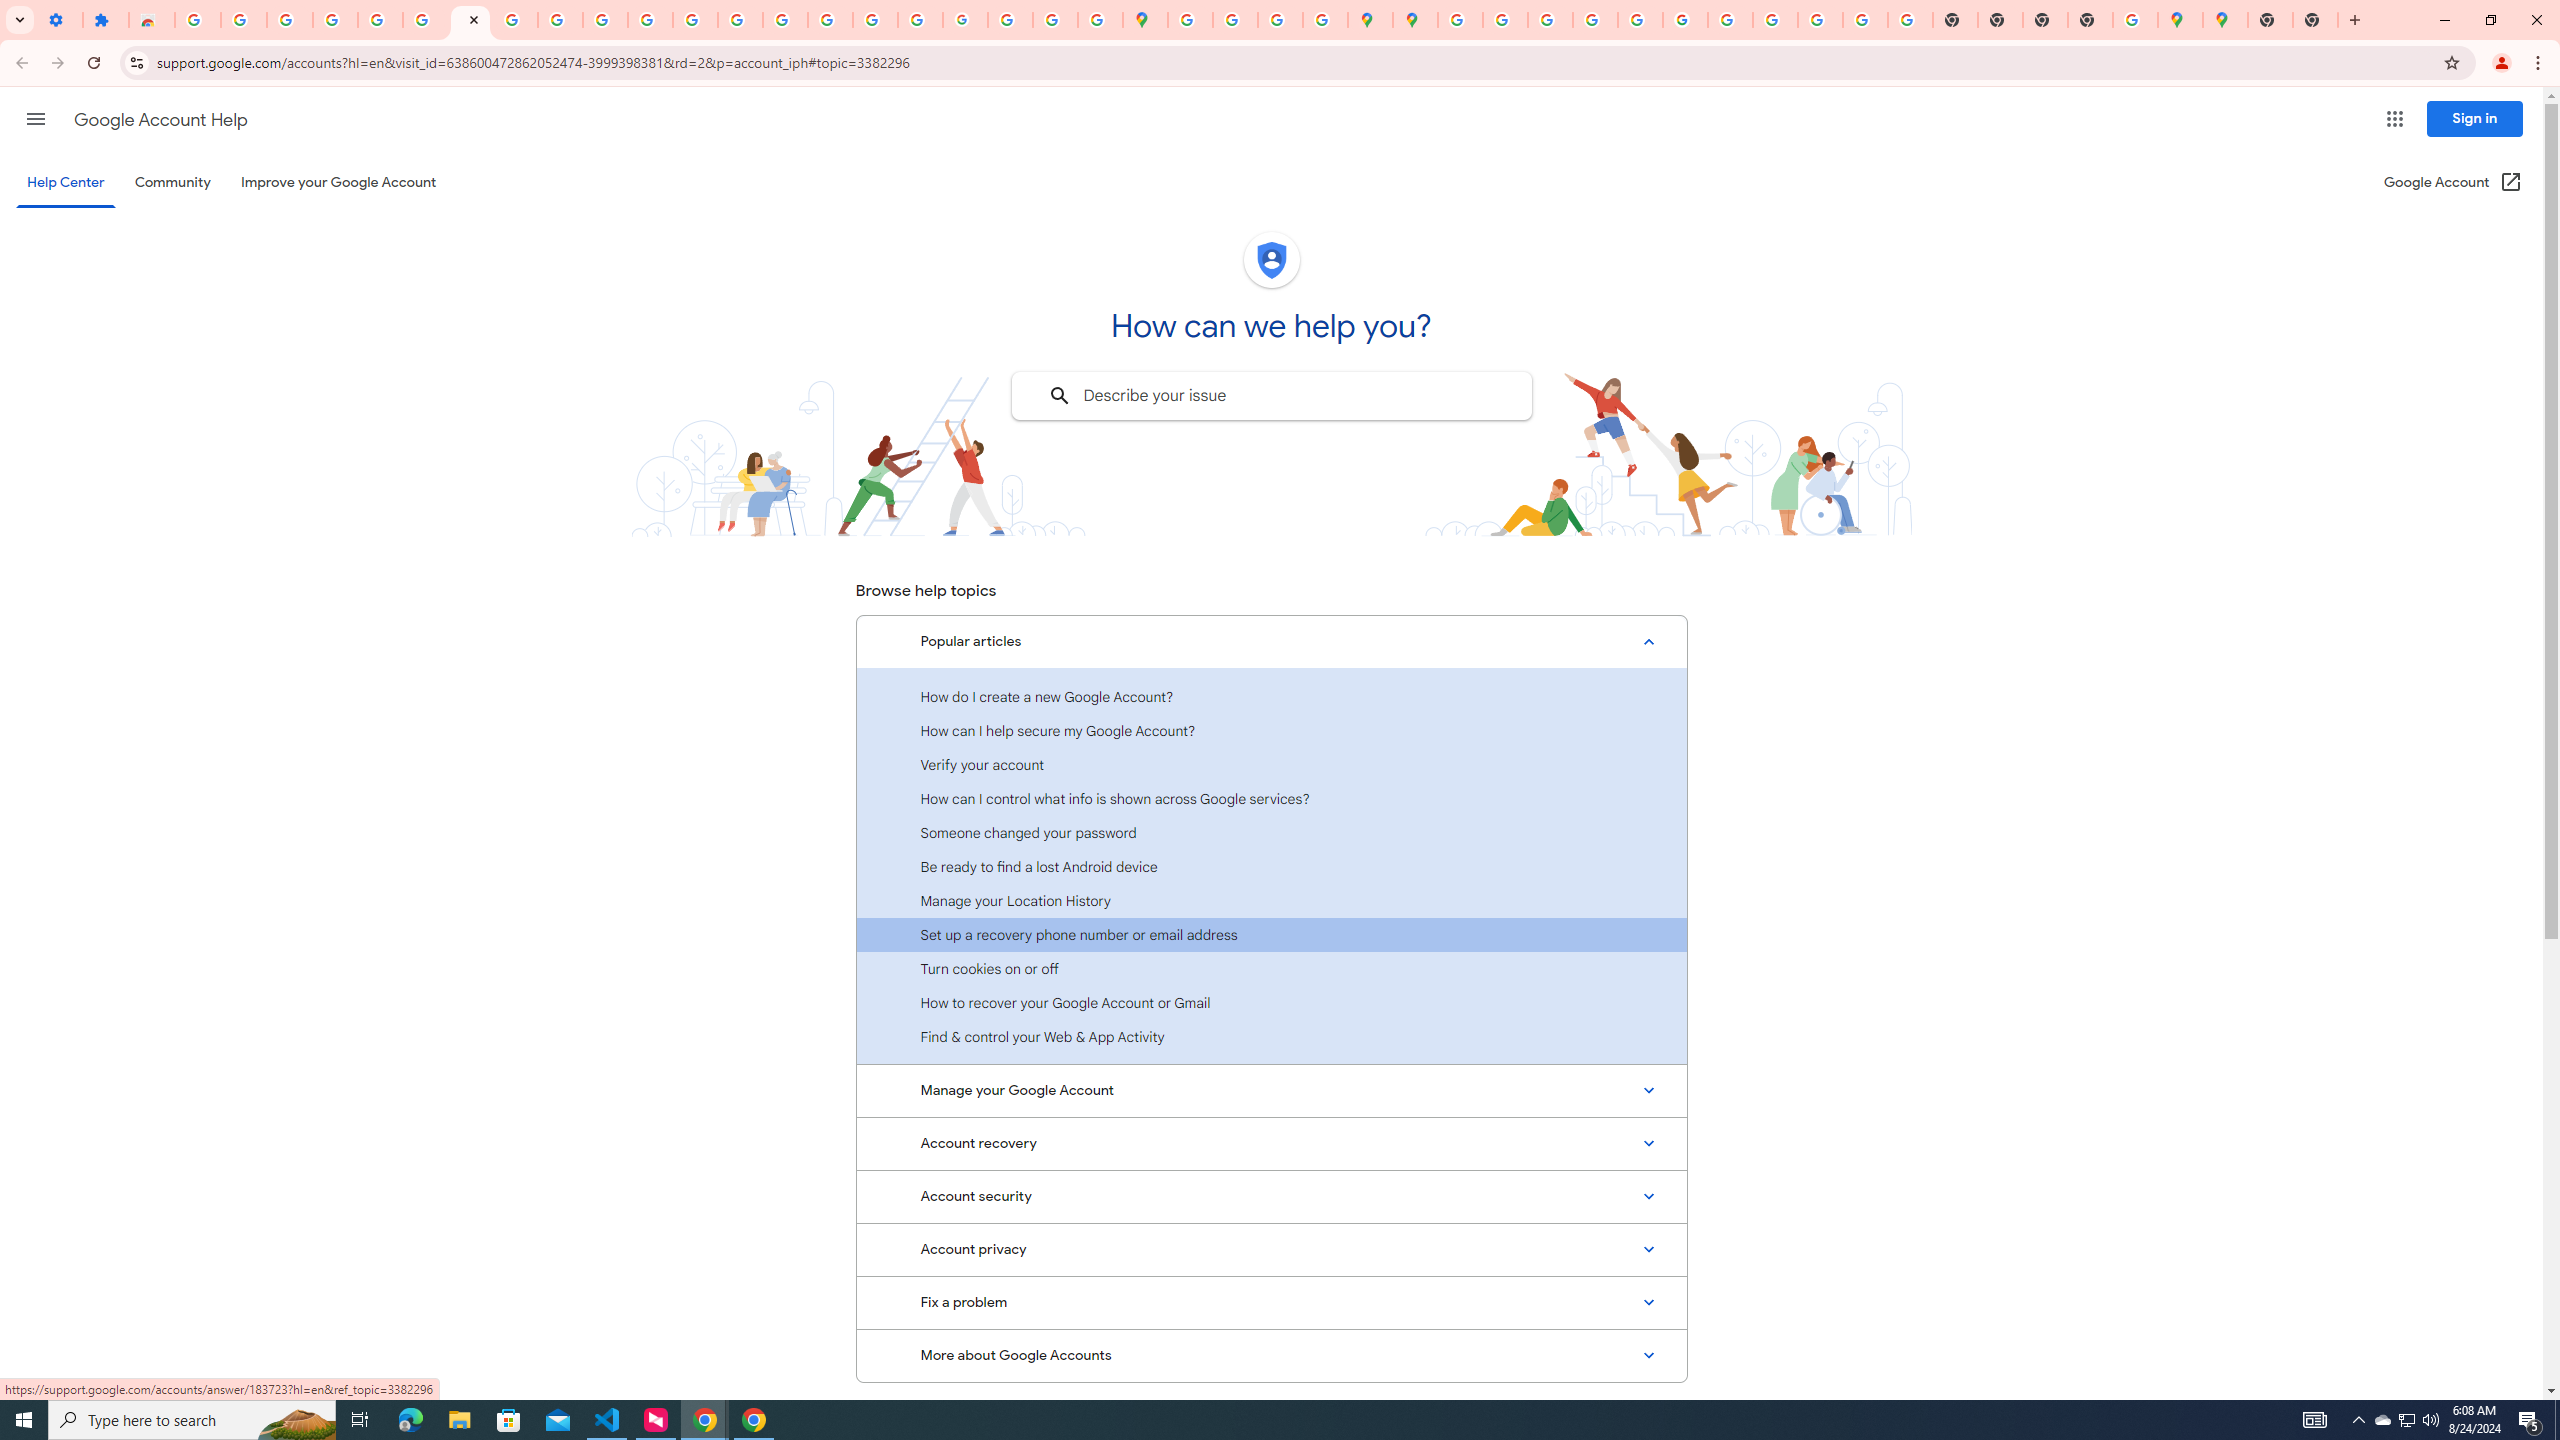 The height and width of the screenshot is (1440, 2560). I want to click on 'Describe your issue to find information that might help you.', so click(1271, 395).